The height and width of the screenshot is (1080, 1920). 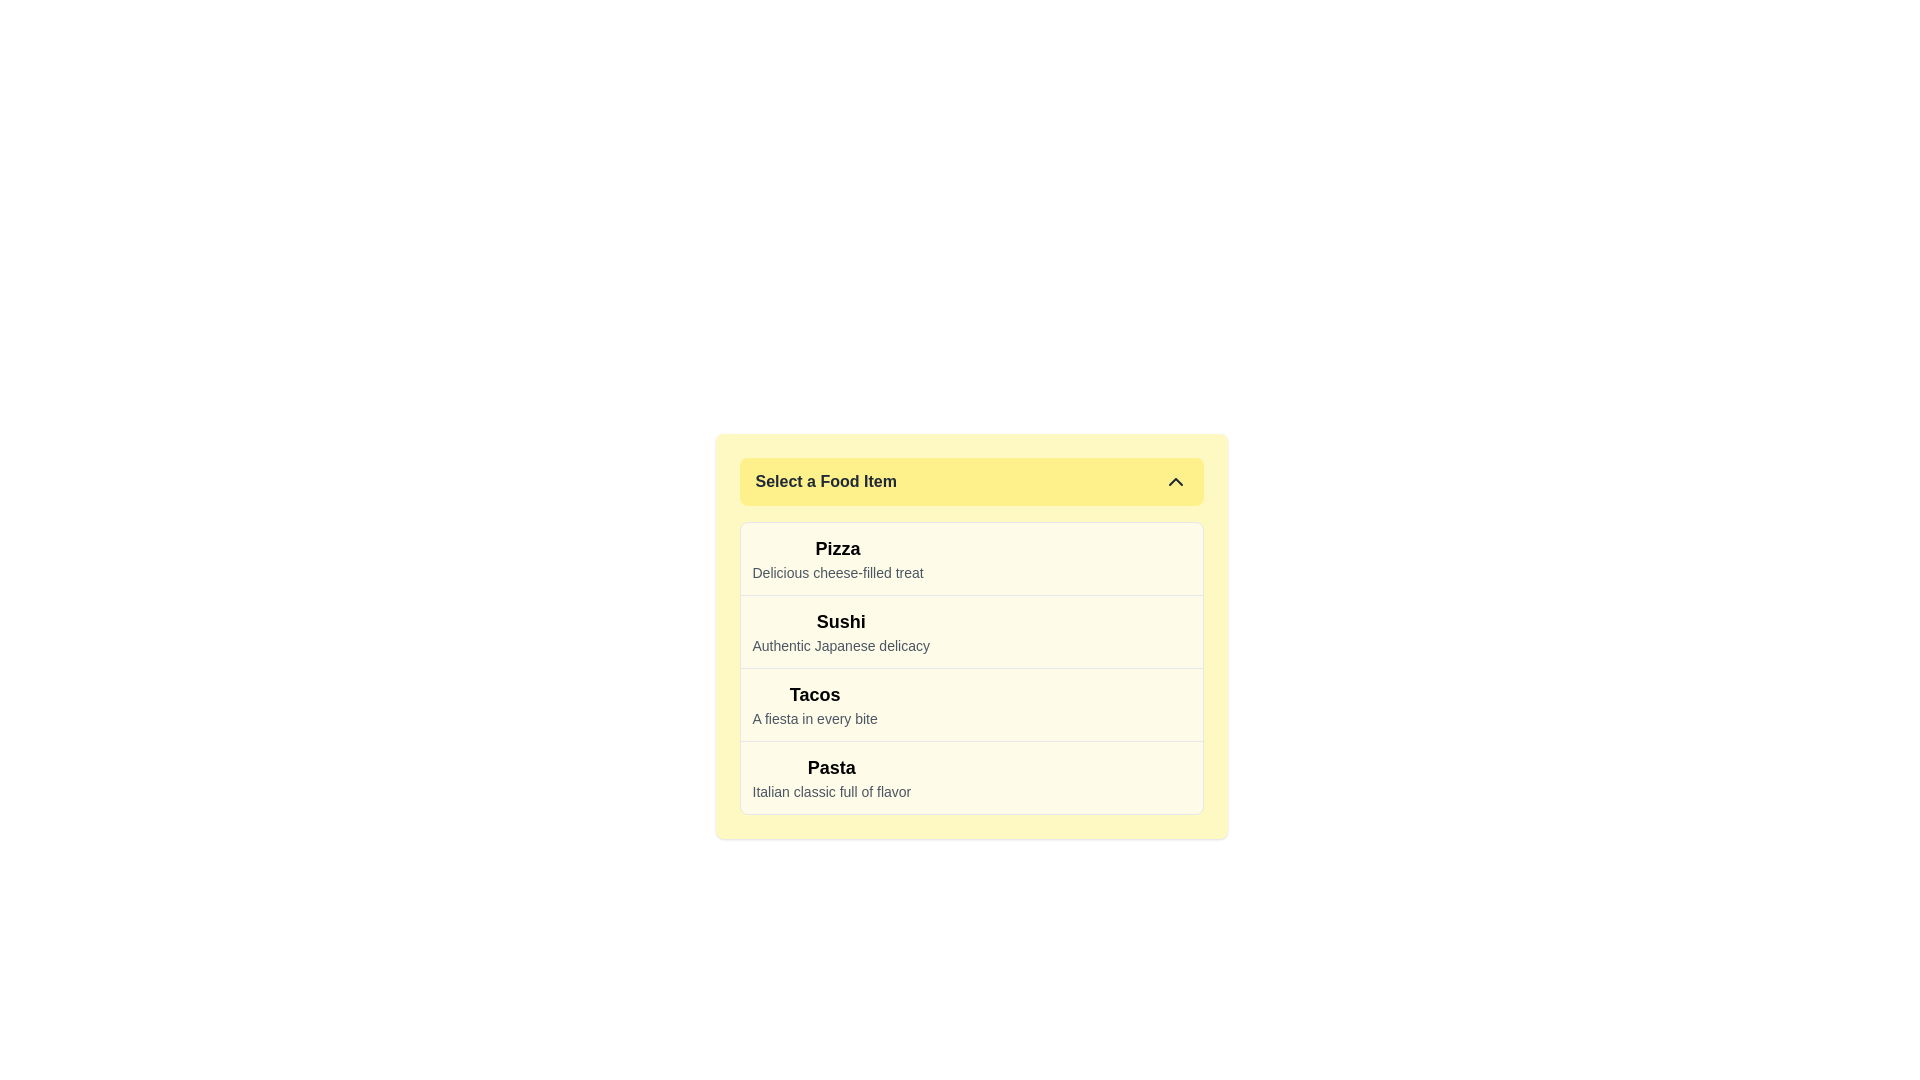 I want to click on the dropdown button labeled 'Select a Food Item' with a yellow background and rounded corners to interact with the keyboard, so click(x=971, y=482).